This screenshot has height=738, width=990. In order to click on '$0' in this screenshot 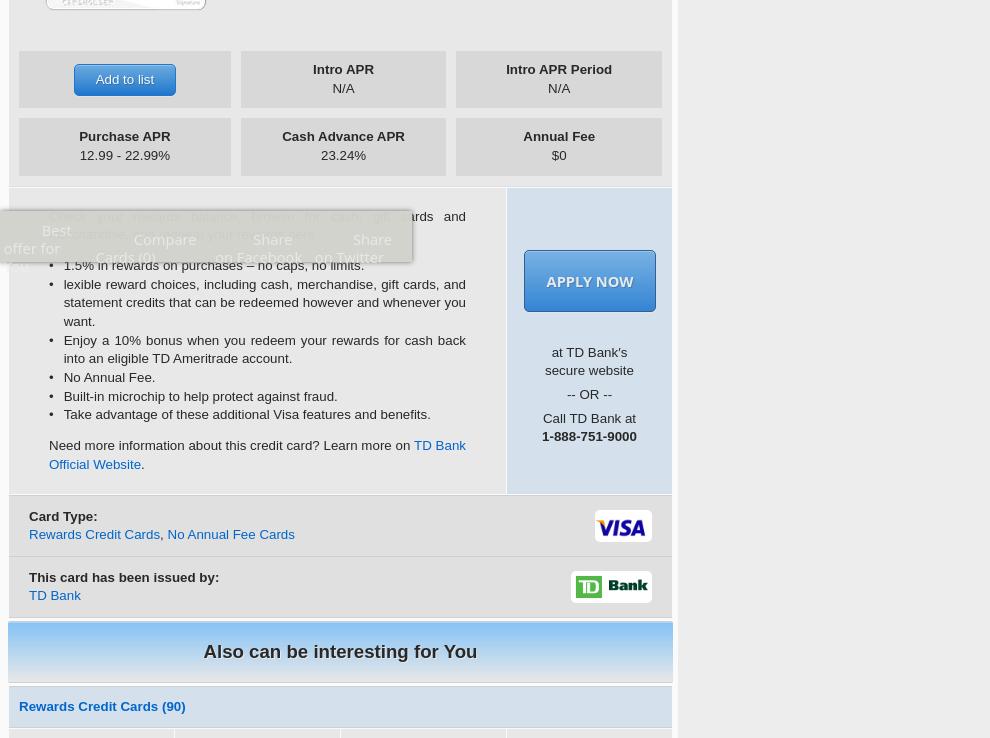, I will do `click(558, 153)`.